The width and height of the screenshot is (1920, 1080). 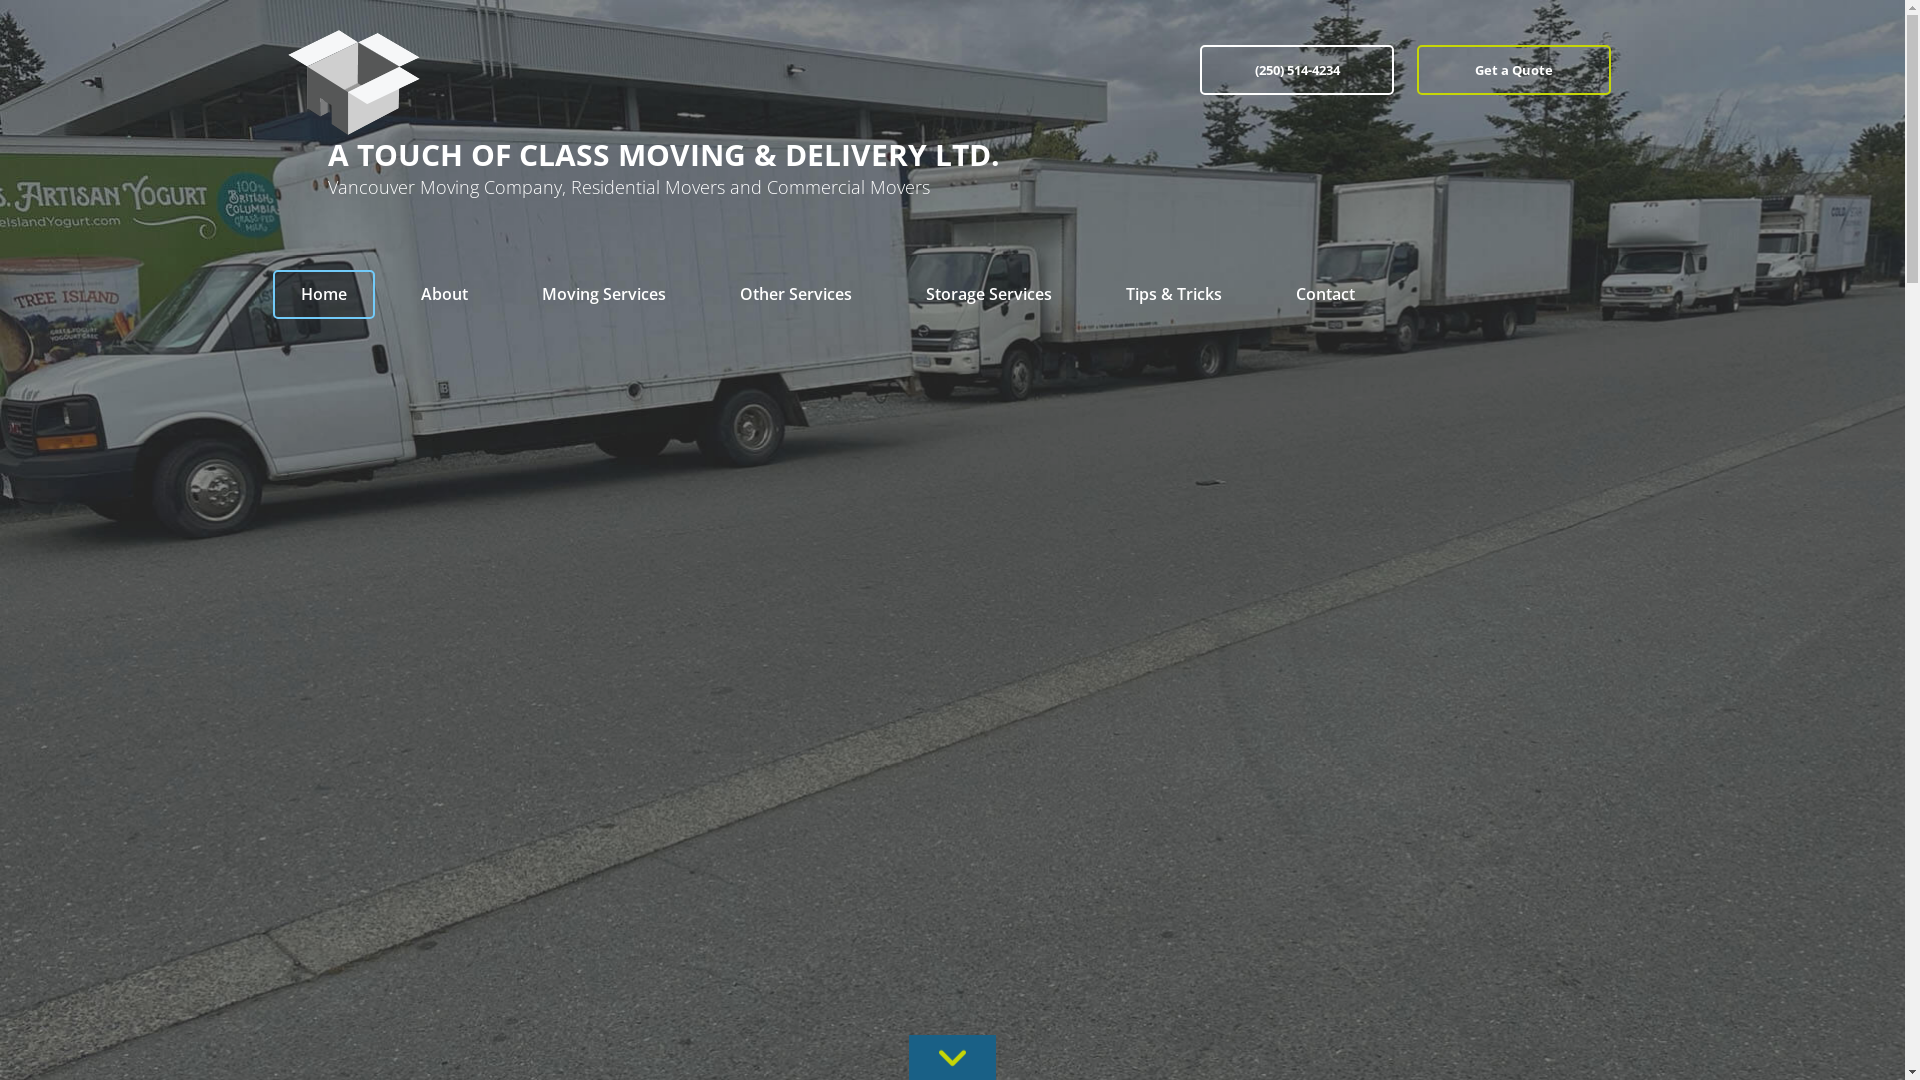 What do you see at coordinates (603, 378) in the screenshot?
I see `'Long Distance Moving'` at bounding box center [603, 378].